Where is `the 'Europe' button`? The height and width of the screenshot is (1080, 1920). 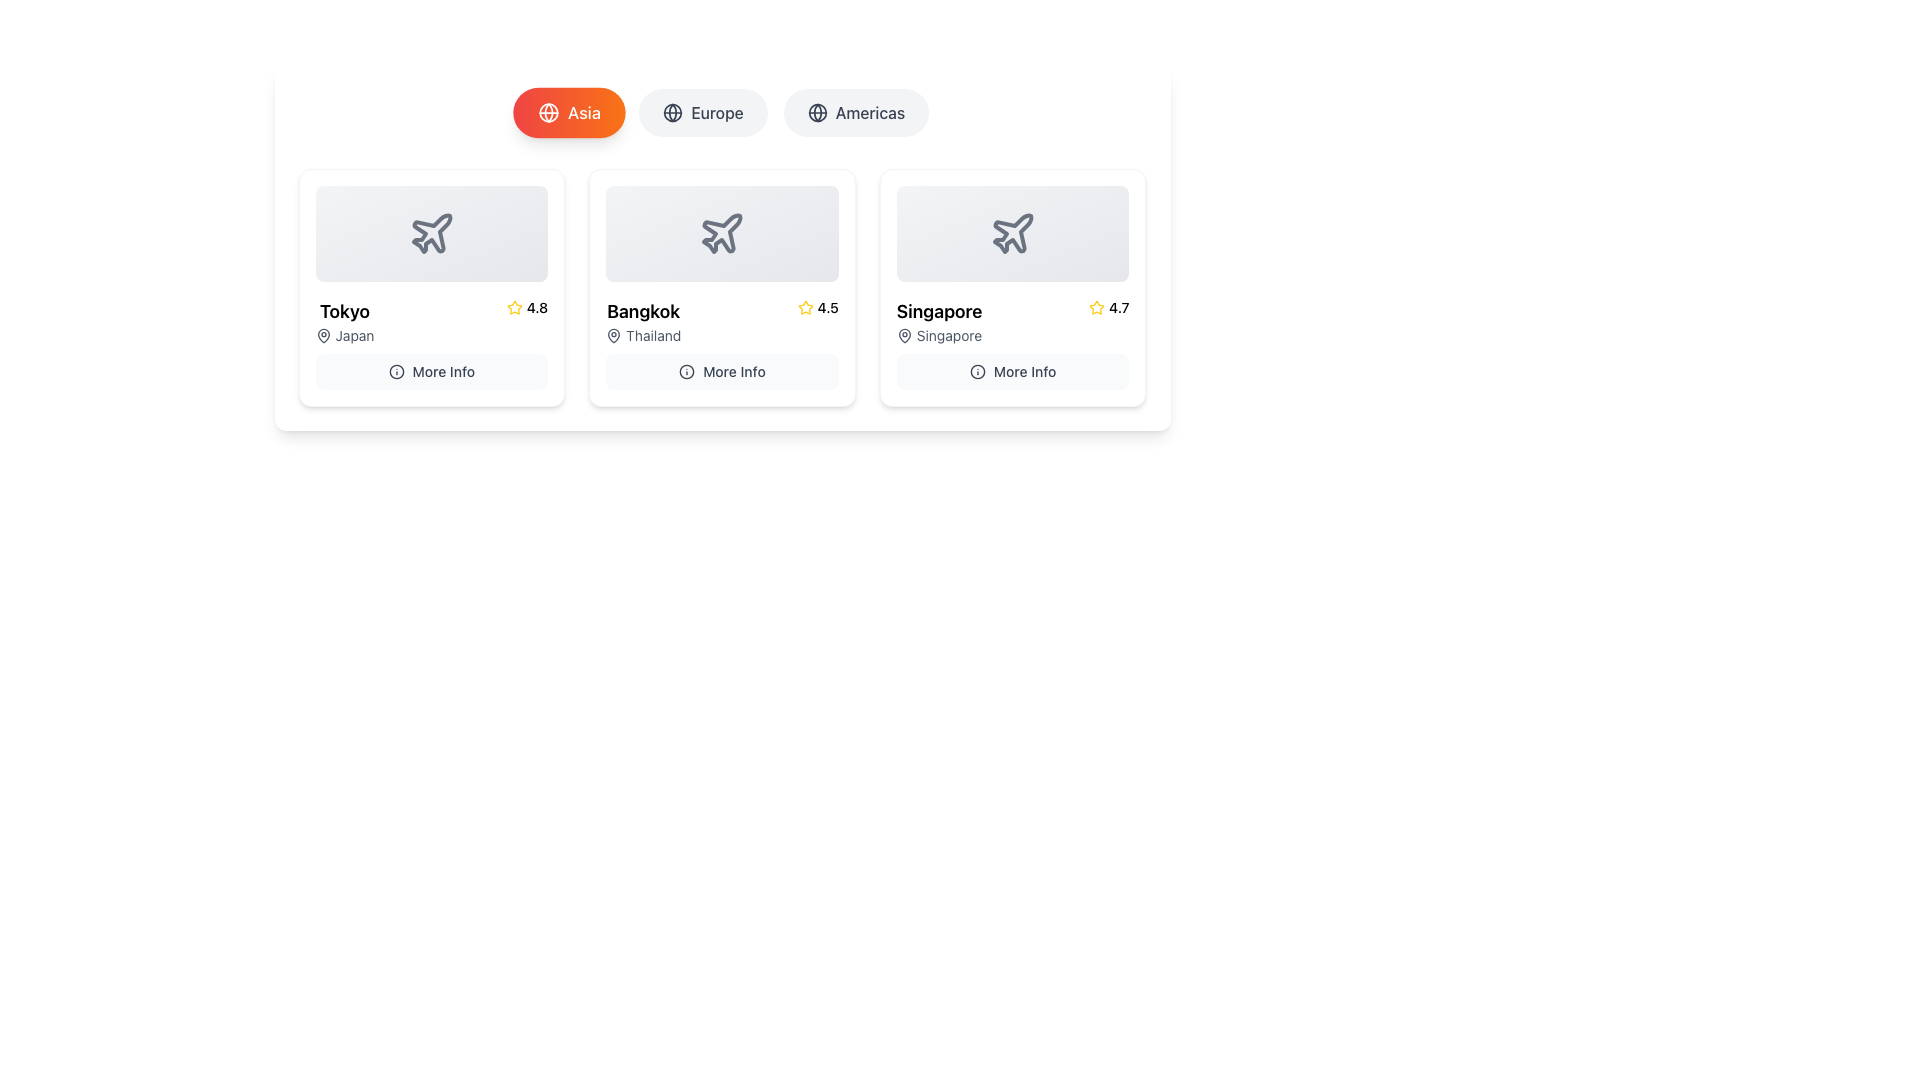 the 'Europe' button is located at coordinates (703, 112).